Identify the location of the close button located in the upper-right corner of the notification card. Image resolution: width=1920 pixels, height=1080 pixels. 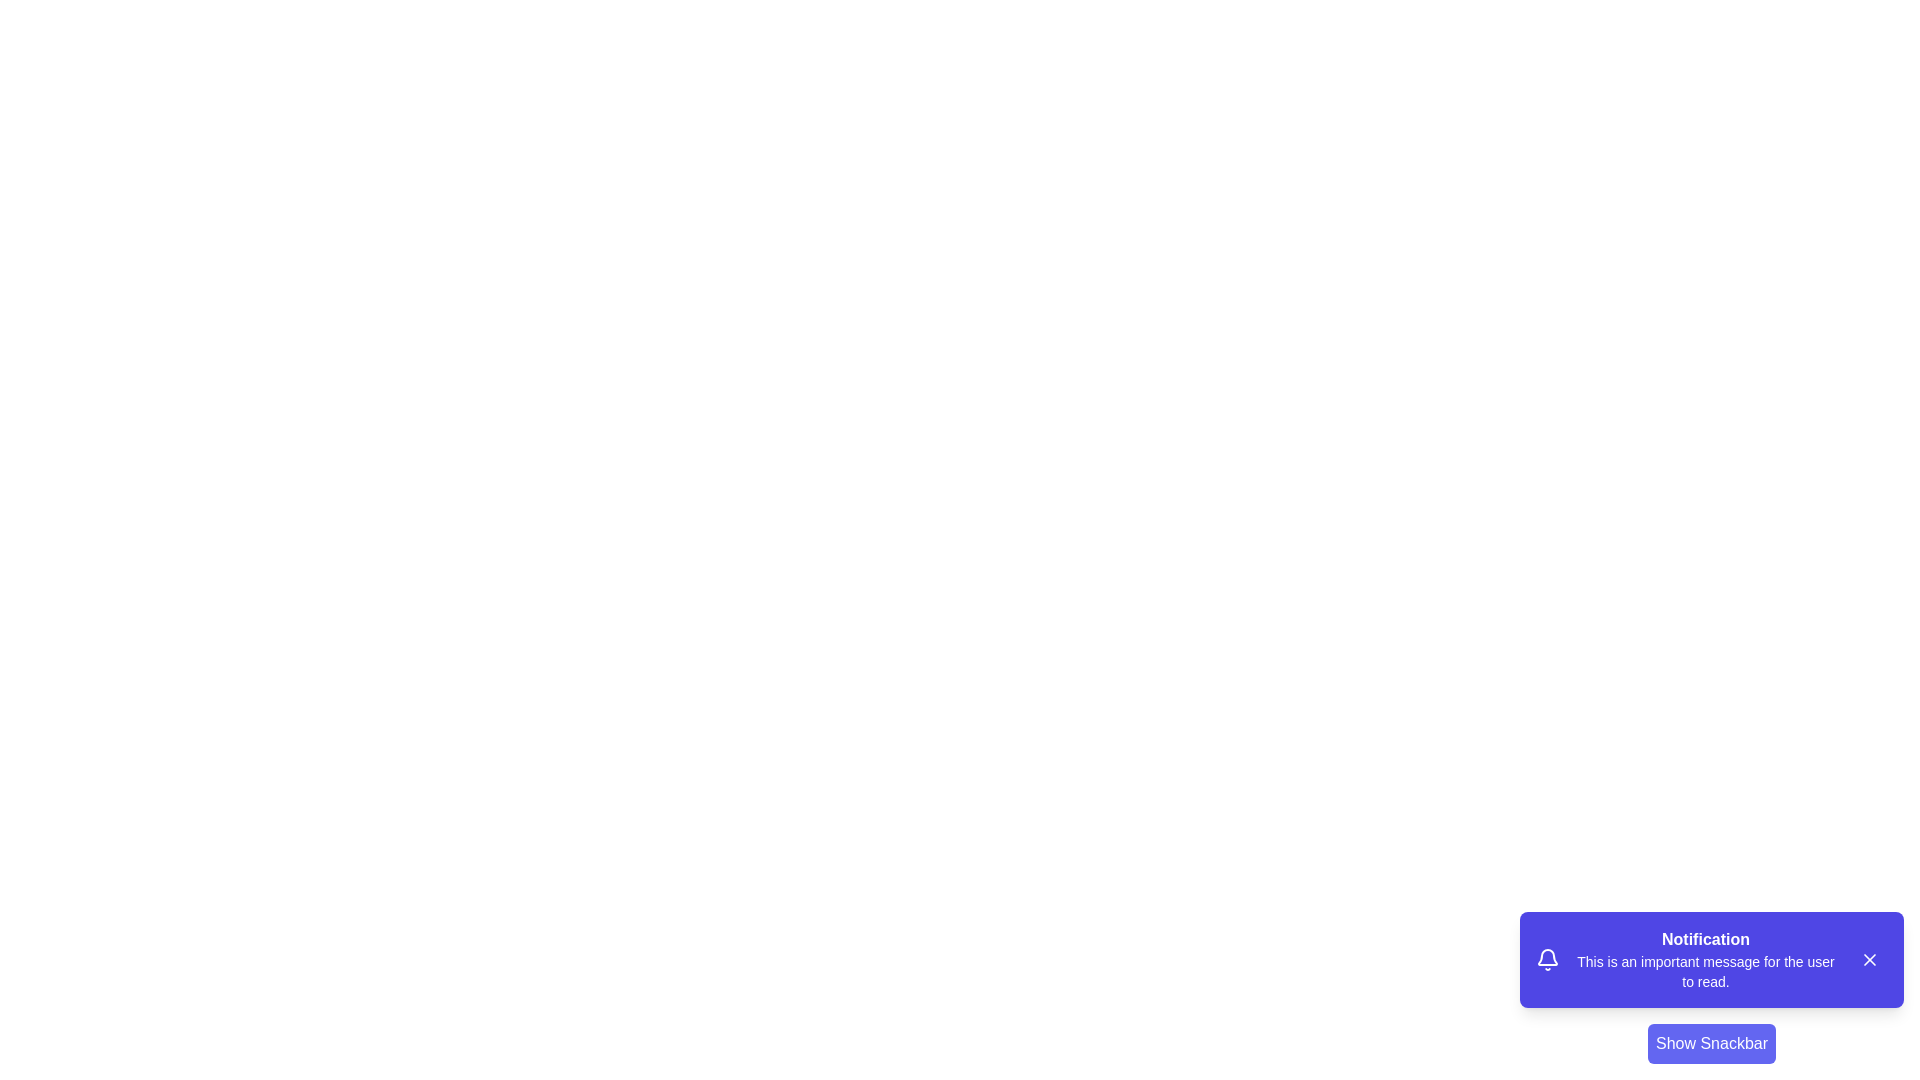
(1869, 959).